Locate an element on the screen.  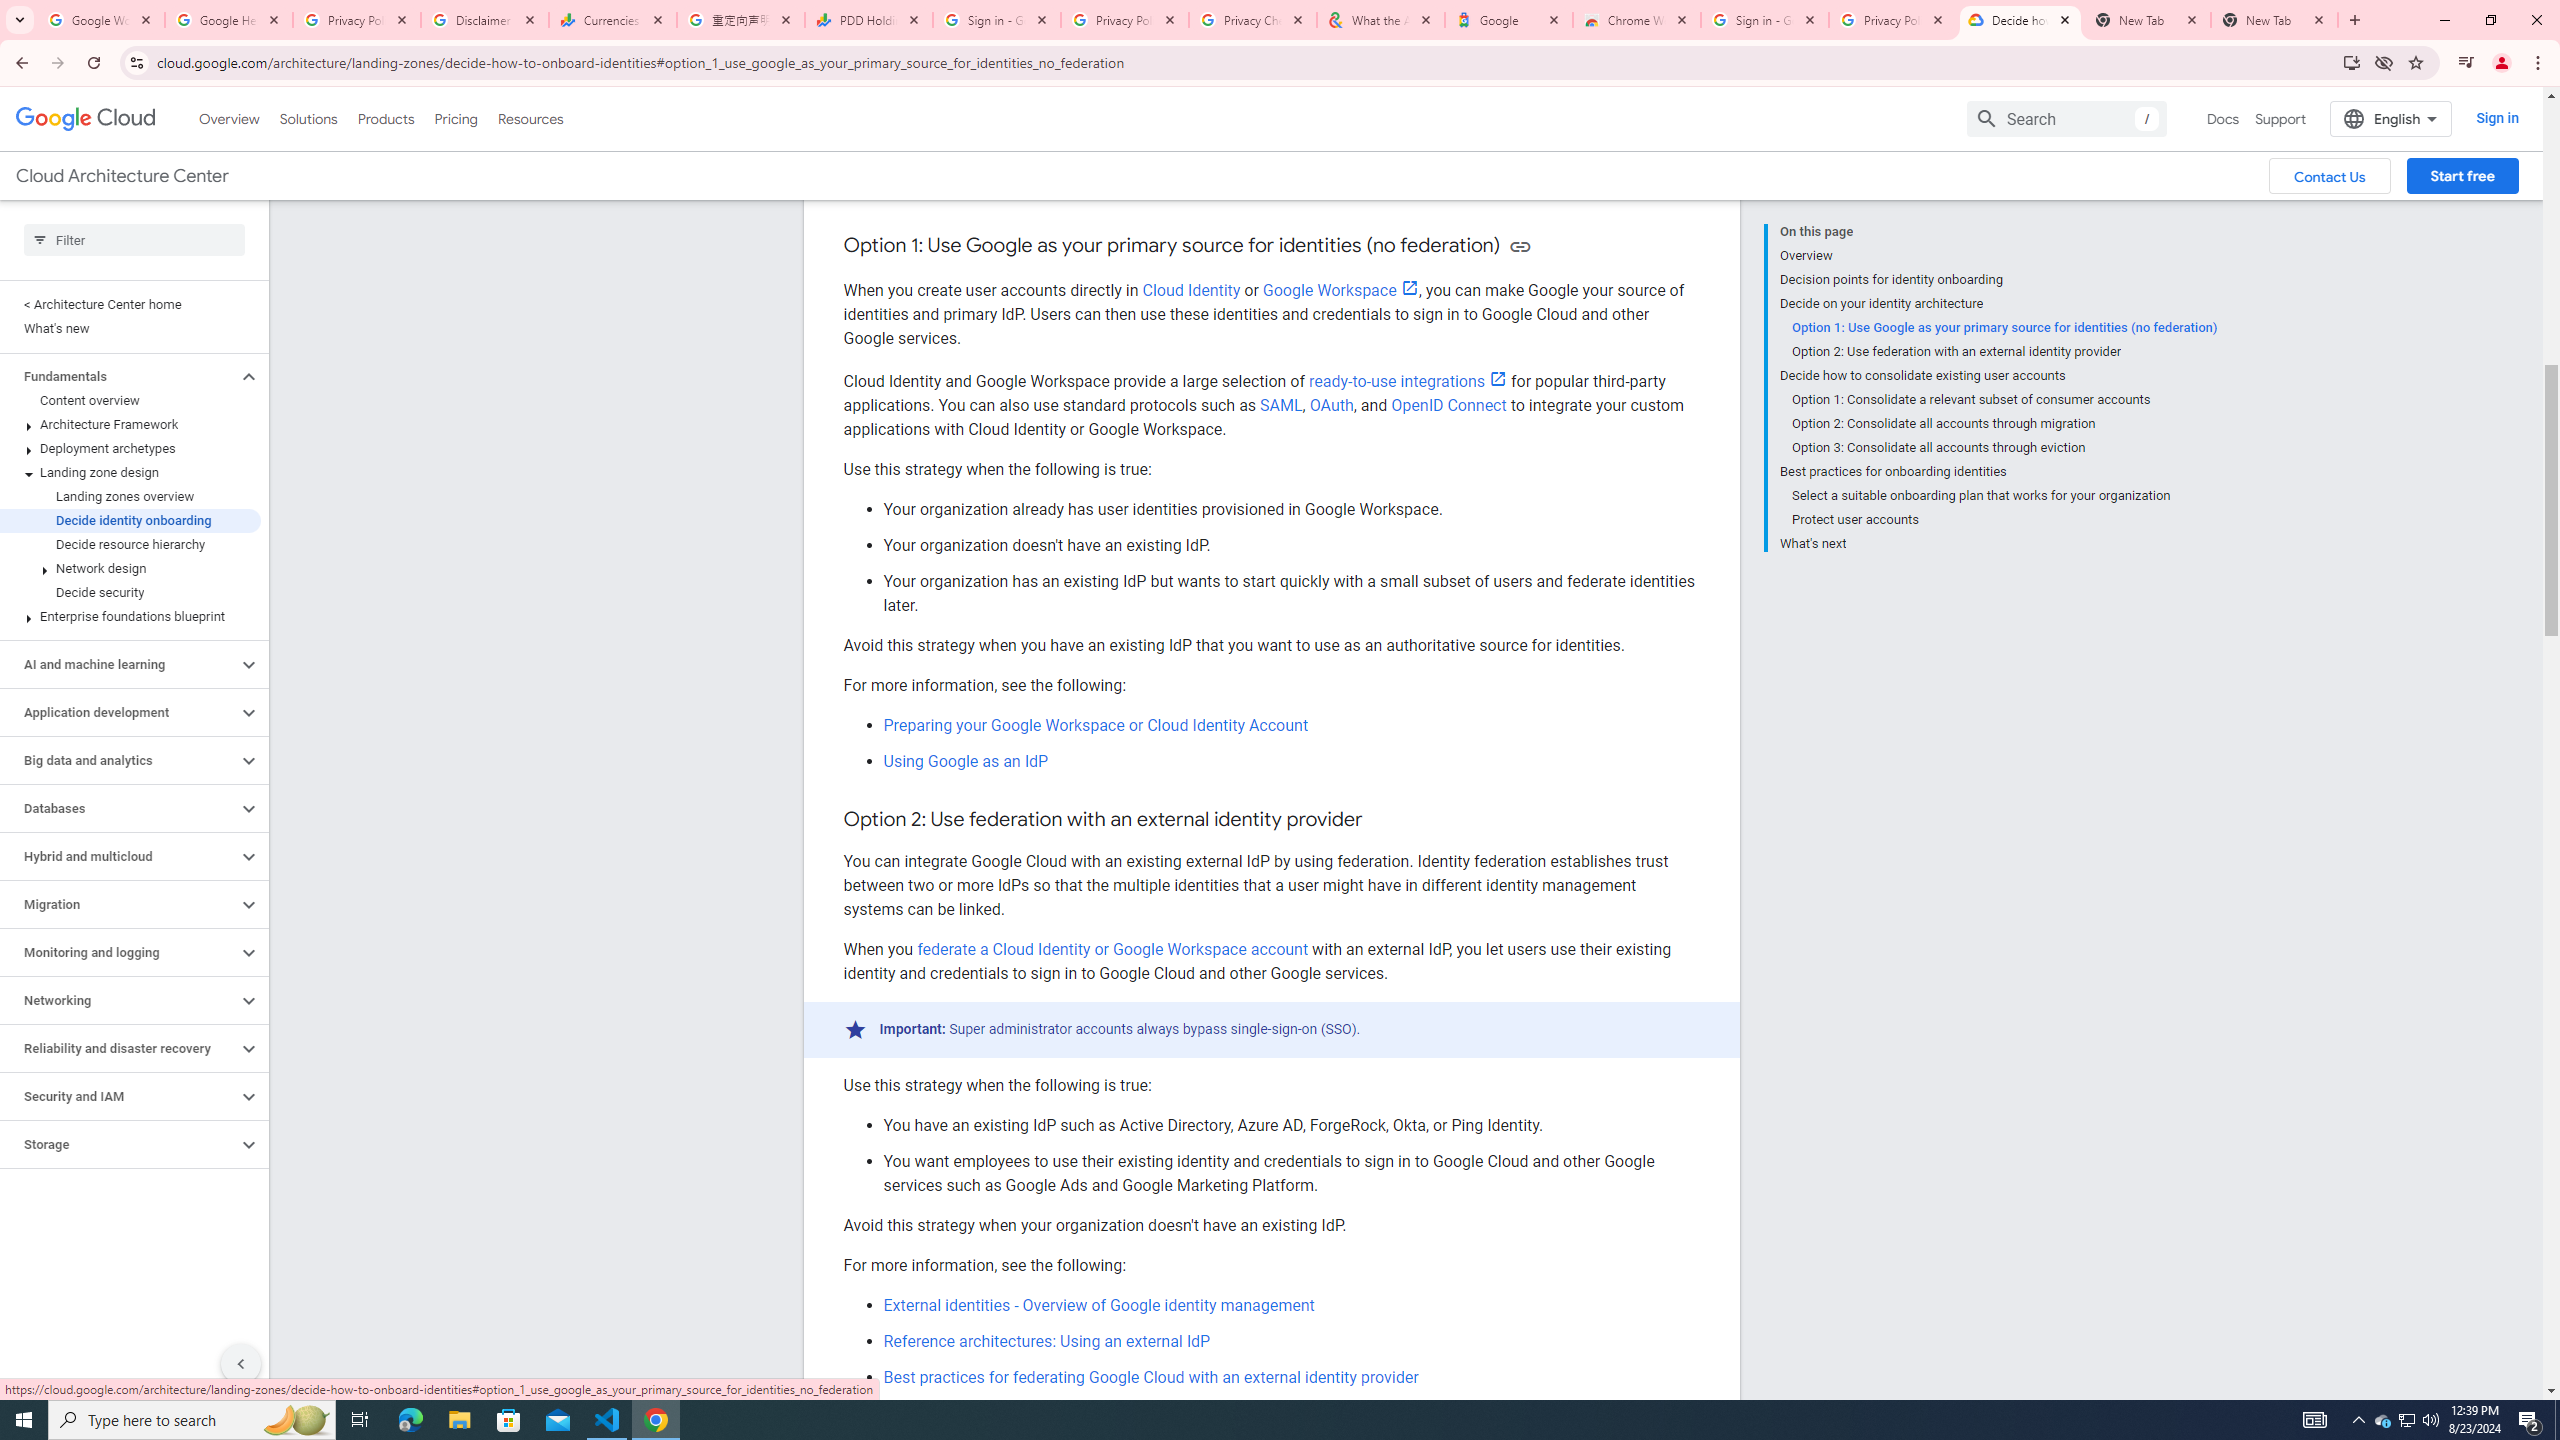
'Resources' is located at coordinates (529, 118).